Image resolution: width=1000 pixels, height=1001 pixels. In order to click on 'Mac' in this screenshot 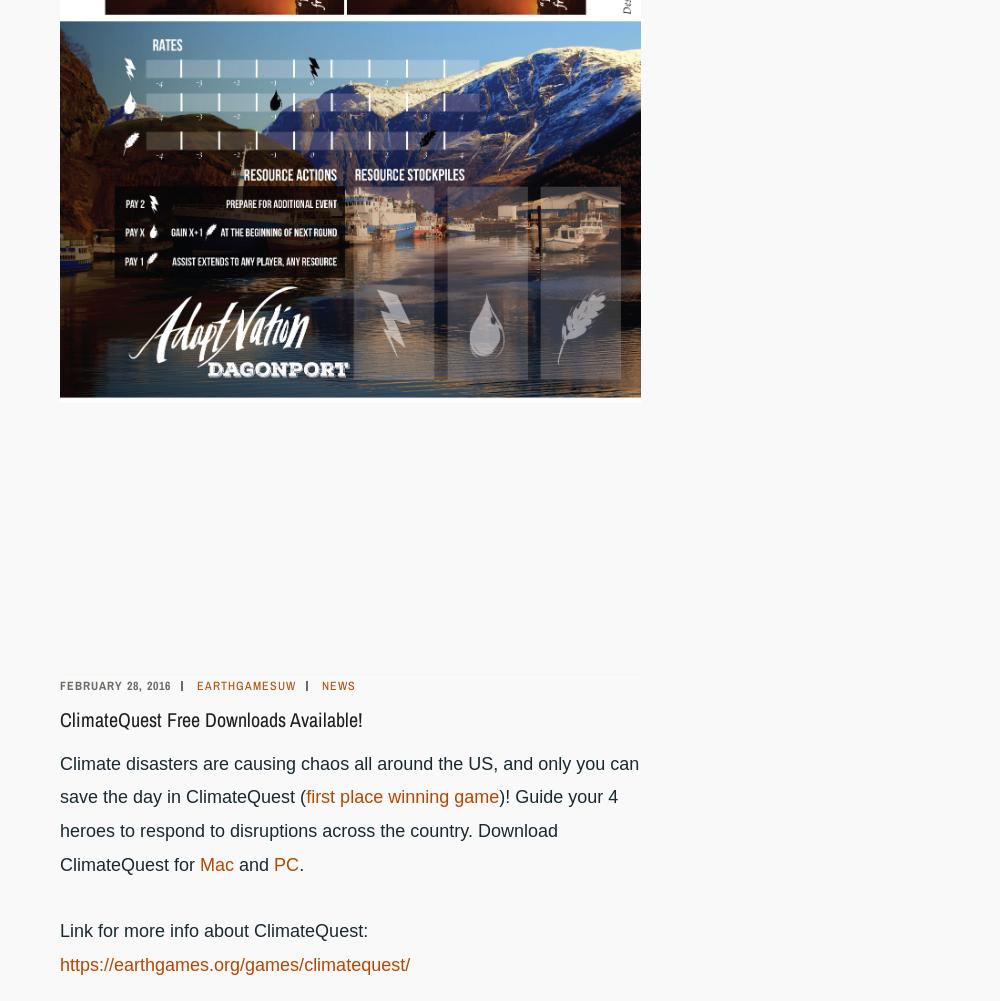, I will do `click(199, 863)`.